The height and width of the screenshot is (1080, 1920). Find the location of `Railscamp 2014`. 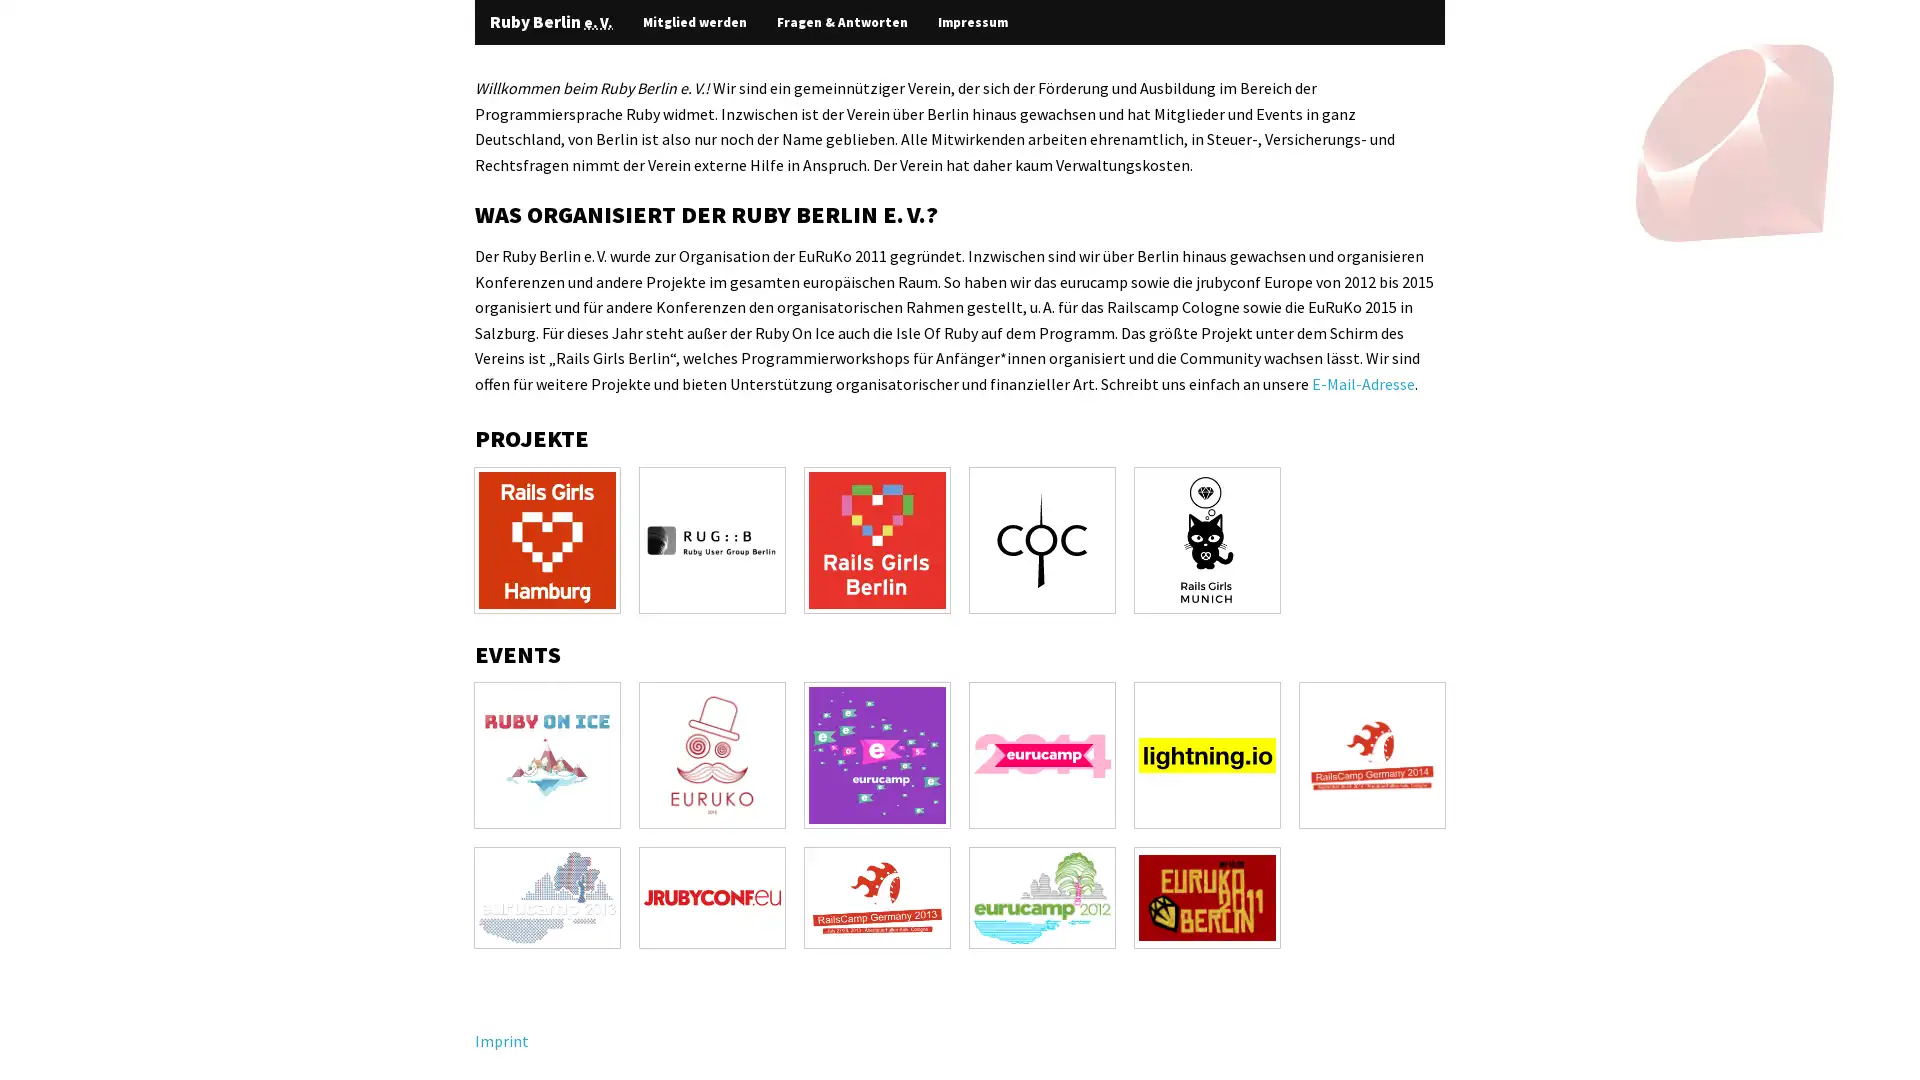

Railscamp 2014 is located at coordinates (1371, 755).